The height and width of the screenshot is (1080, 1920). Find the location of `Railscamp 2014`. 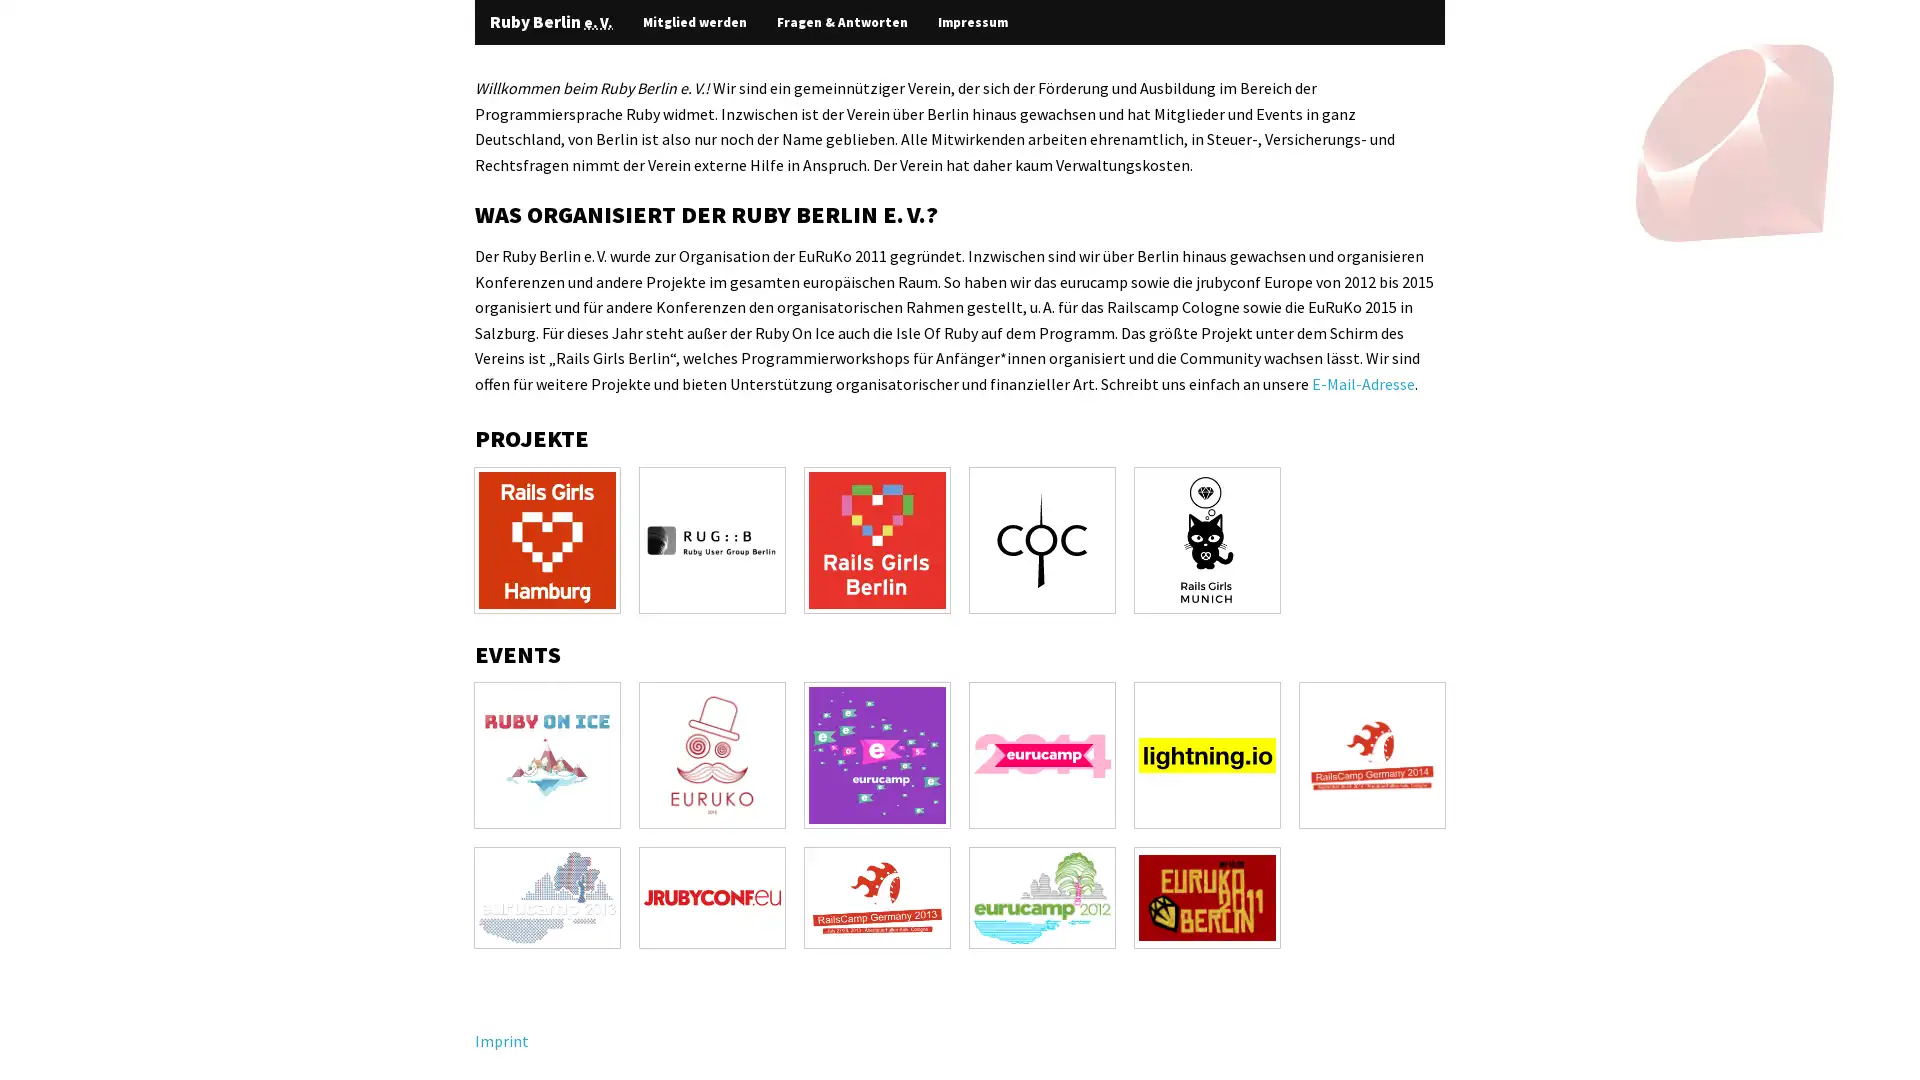

Railscamp 2014 is located at coordinates (1371, 755).